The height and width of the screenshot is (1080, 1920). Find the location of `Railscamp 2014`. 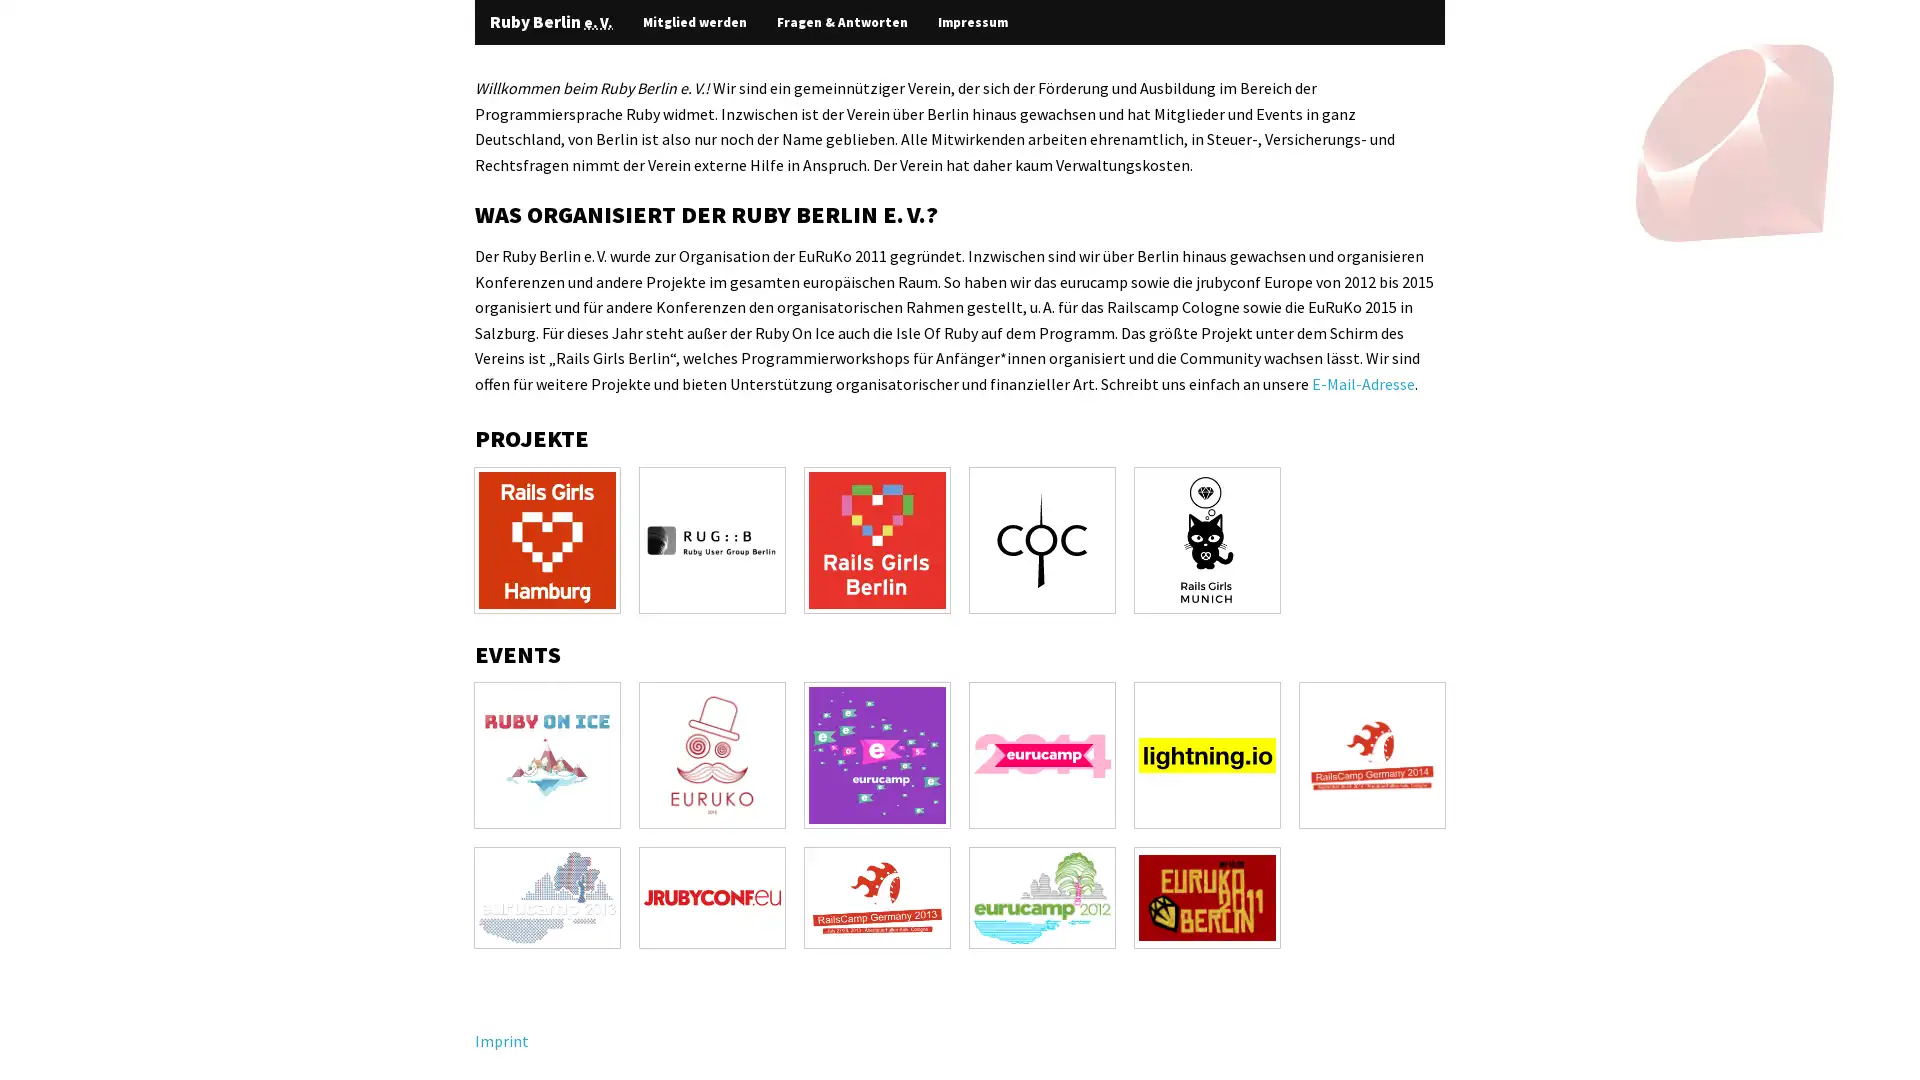

Railscamp 2014 is located at coordinates (1371, 755).